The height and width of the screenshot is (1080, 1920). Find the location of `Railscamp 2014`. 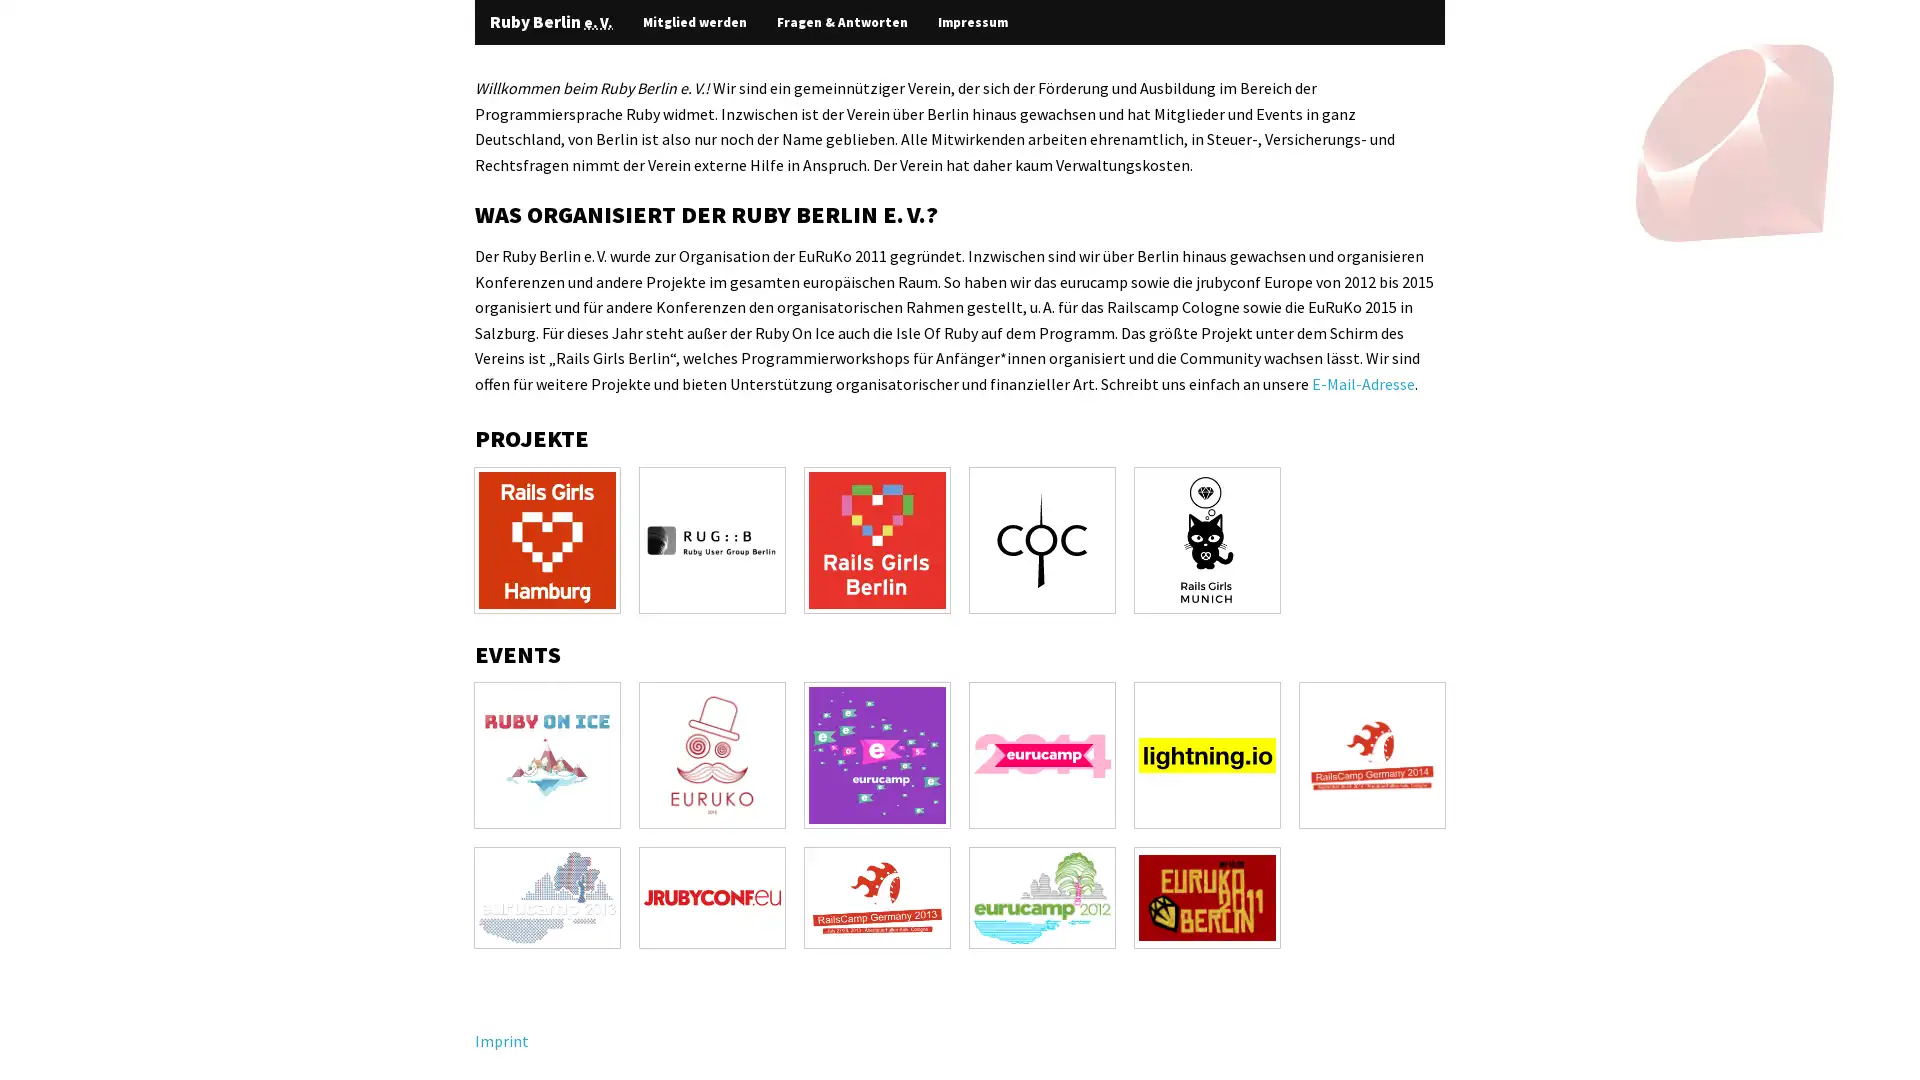

Railscamp 2014 is located at coordinates (1371, 755).